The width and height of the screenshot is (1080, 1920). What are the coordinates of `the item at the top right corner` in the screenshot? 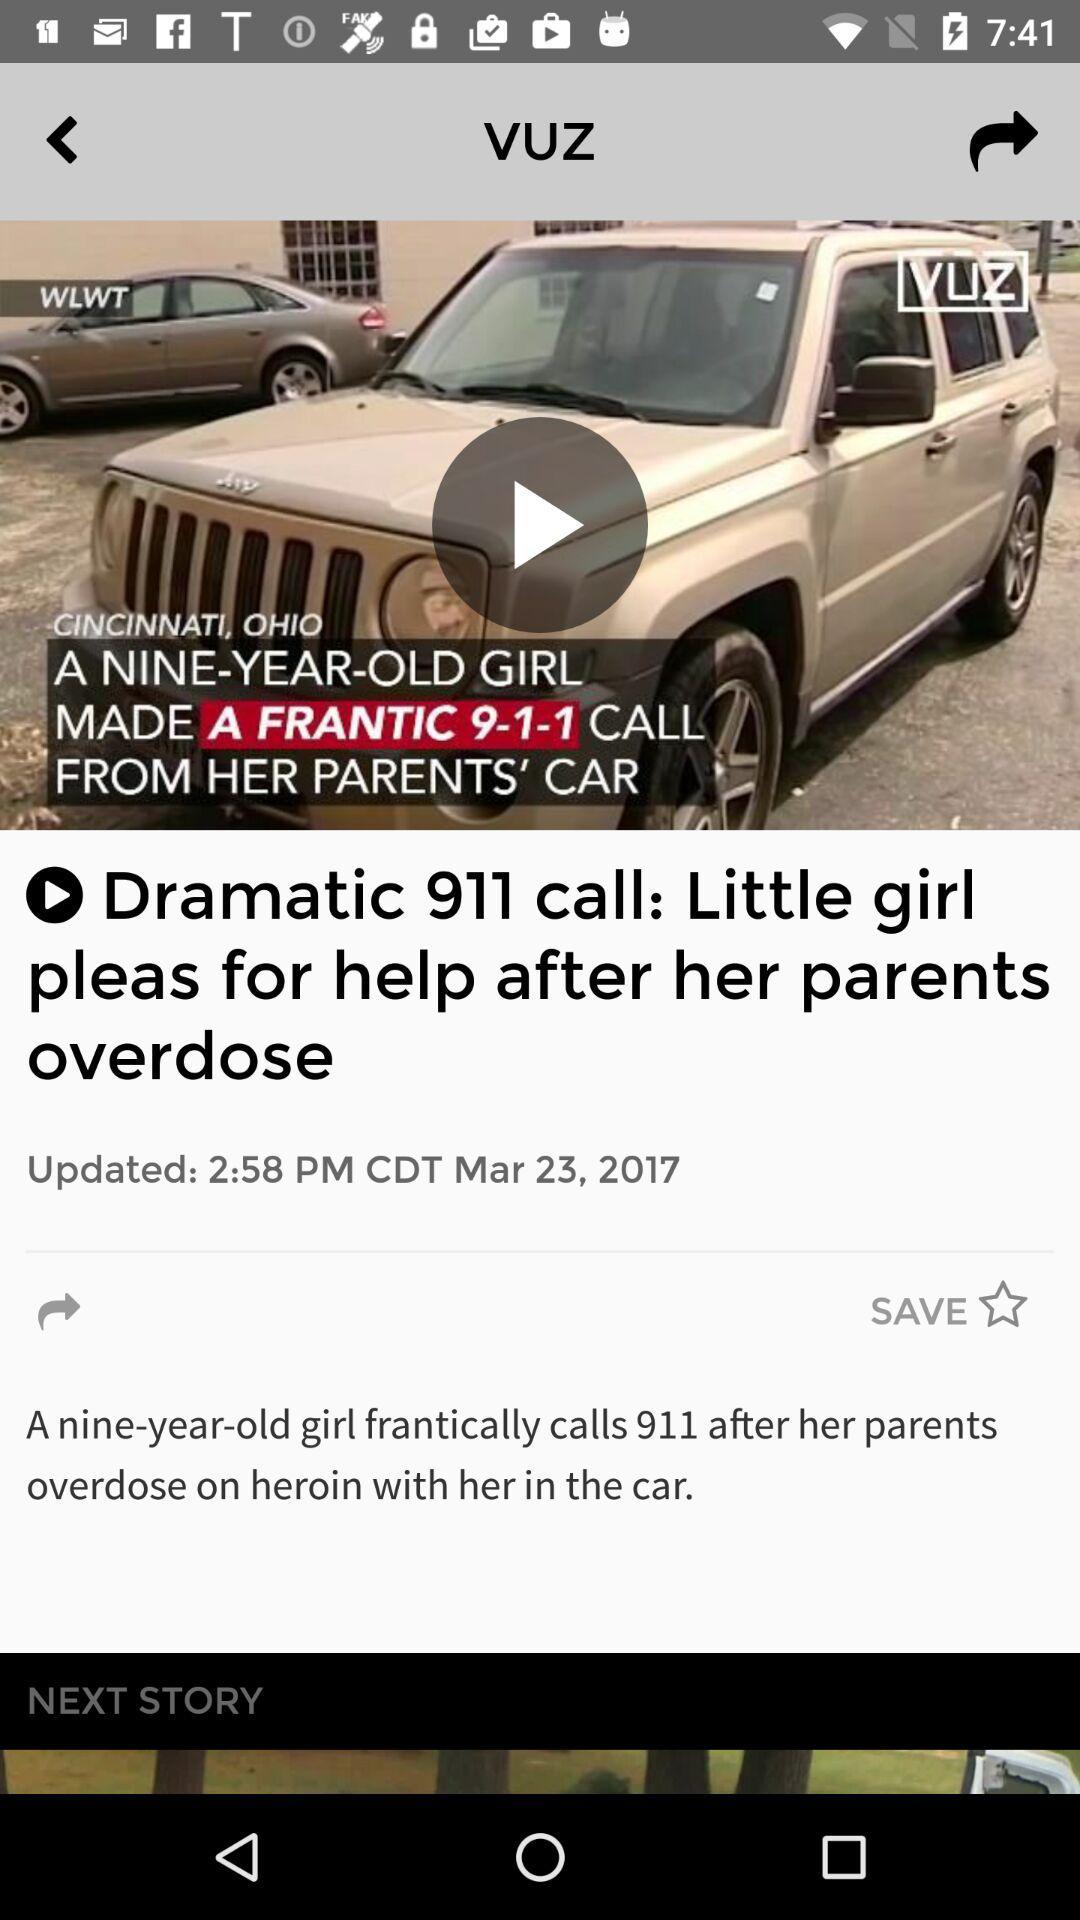 It's located at (1003, 140).